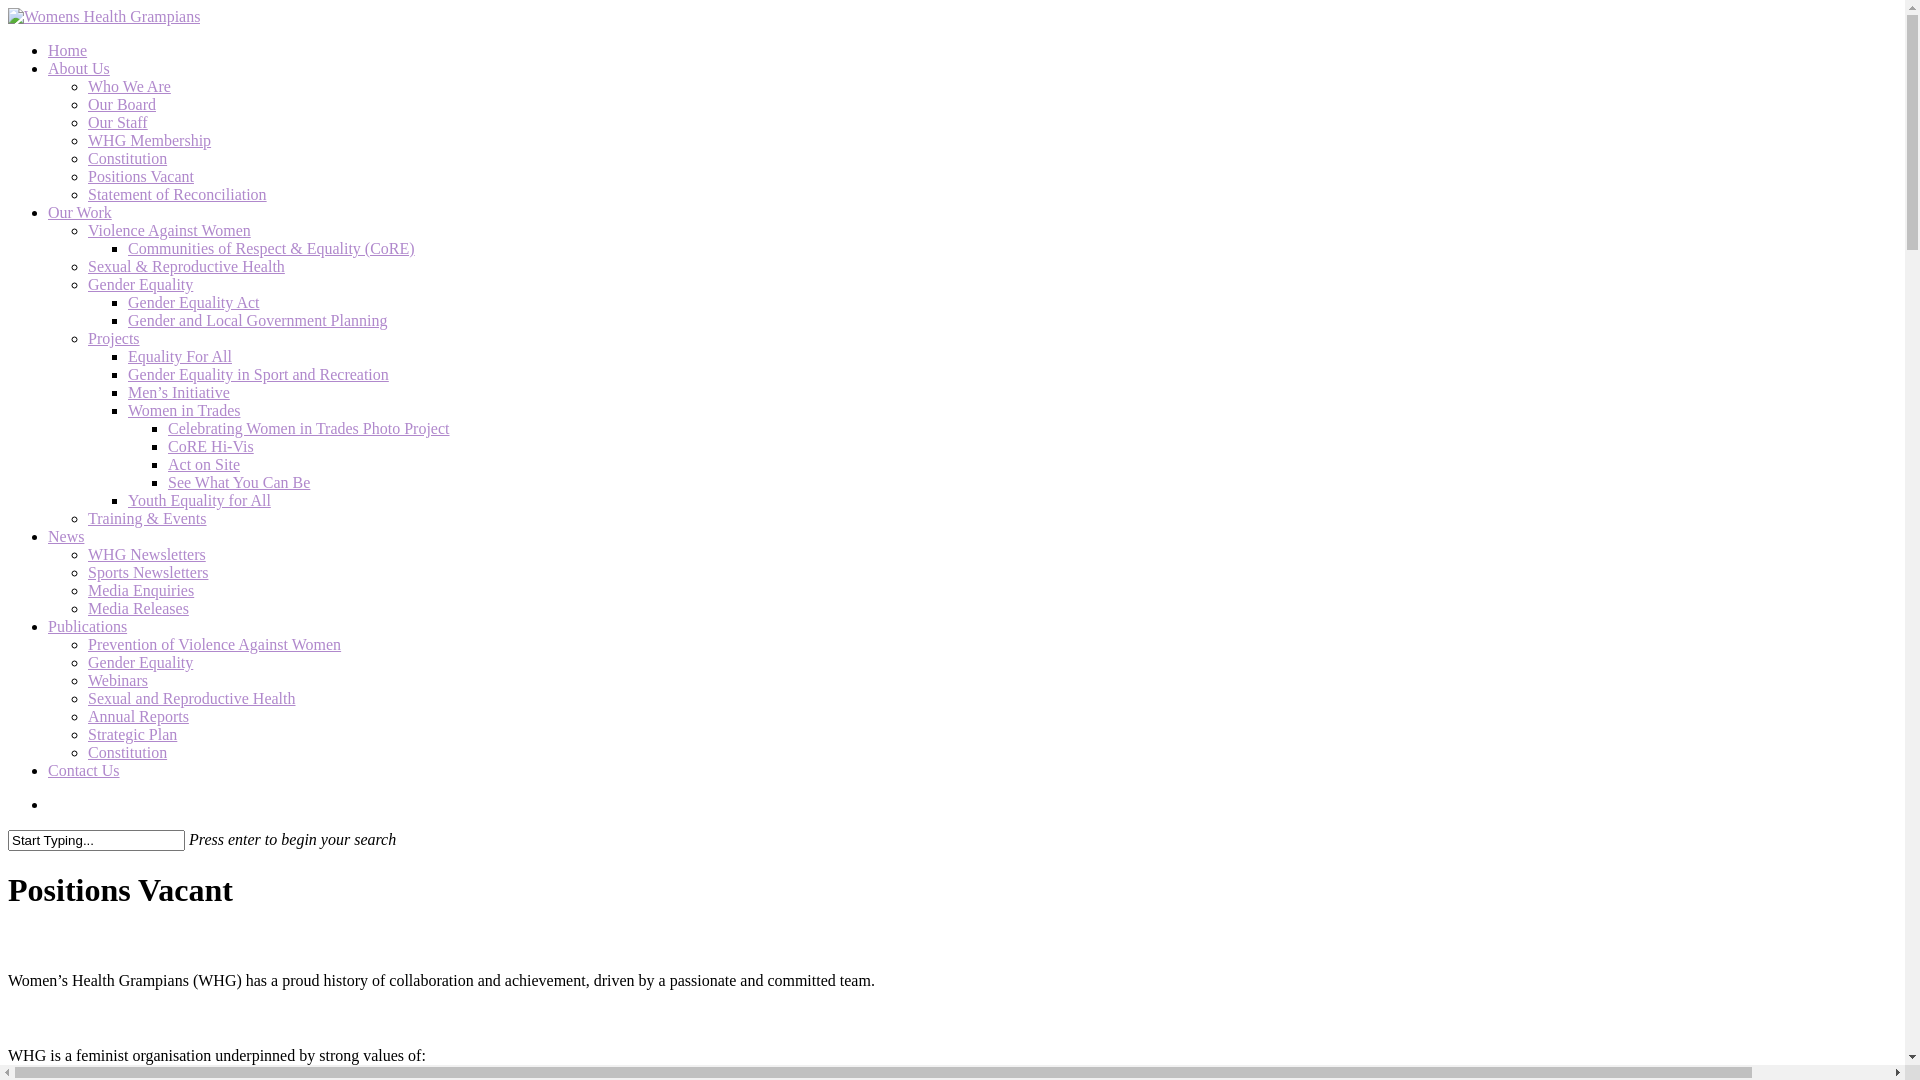  What do you see at coordinates (48, 212) in the screenshot?
I see `'Our Work'` at bounding box center [48, 212].